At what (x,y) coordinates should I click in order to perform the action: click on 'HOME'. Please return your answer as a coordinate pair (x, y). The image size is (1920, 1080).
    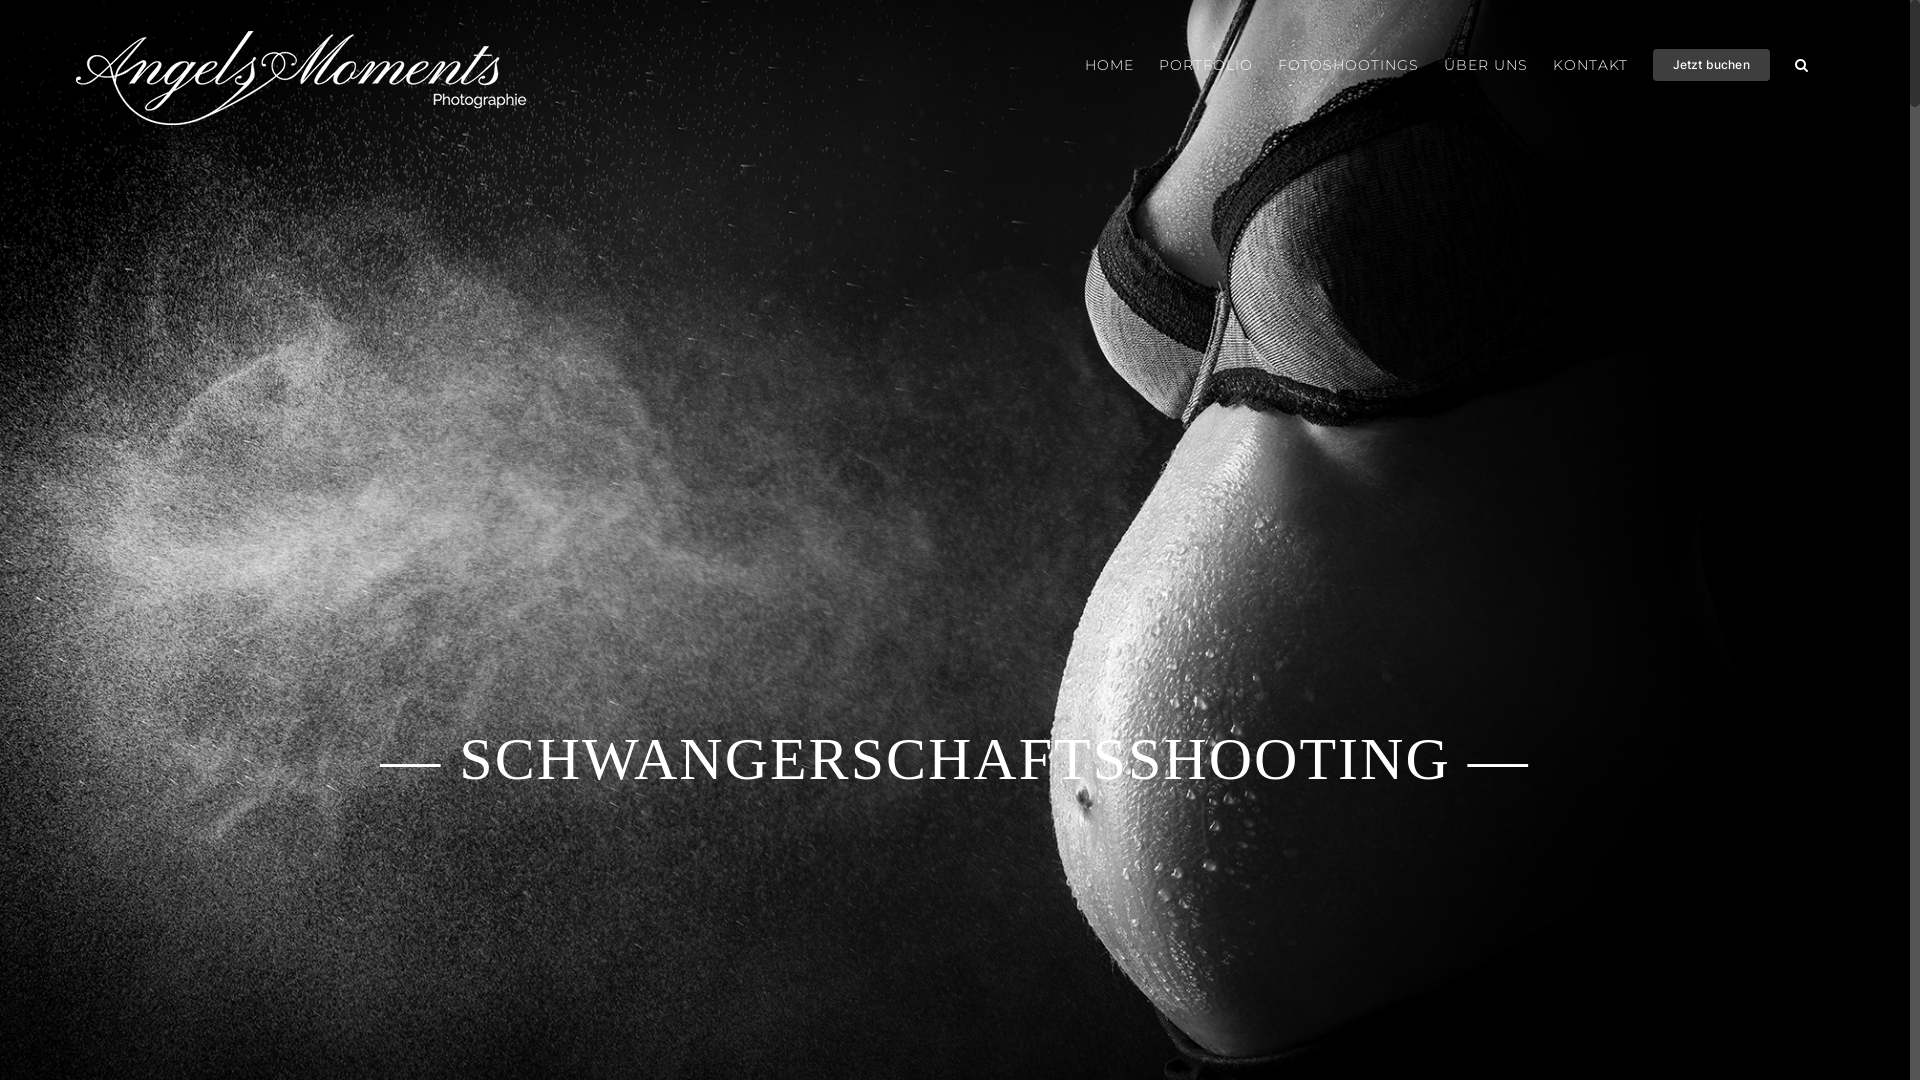
    Looking at the image, I should click on (1108, 64).